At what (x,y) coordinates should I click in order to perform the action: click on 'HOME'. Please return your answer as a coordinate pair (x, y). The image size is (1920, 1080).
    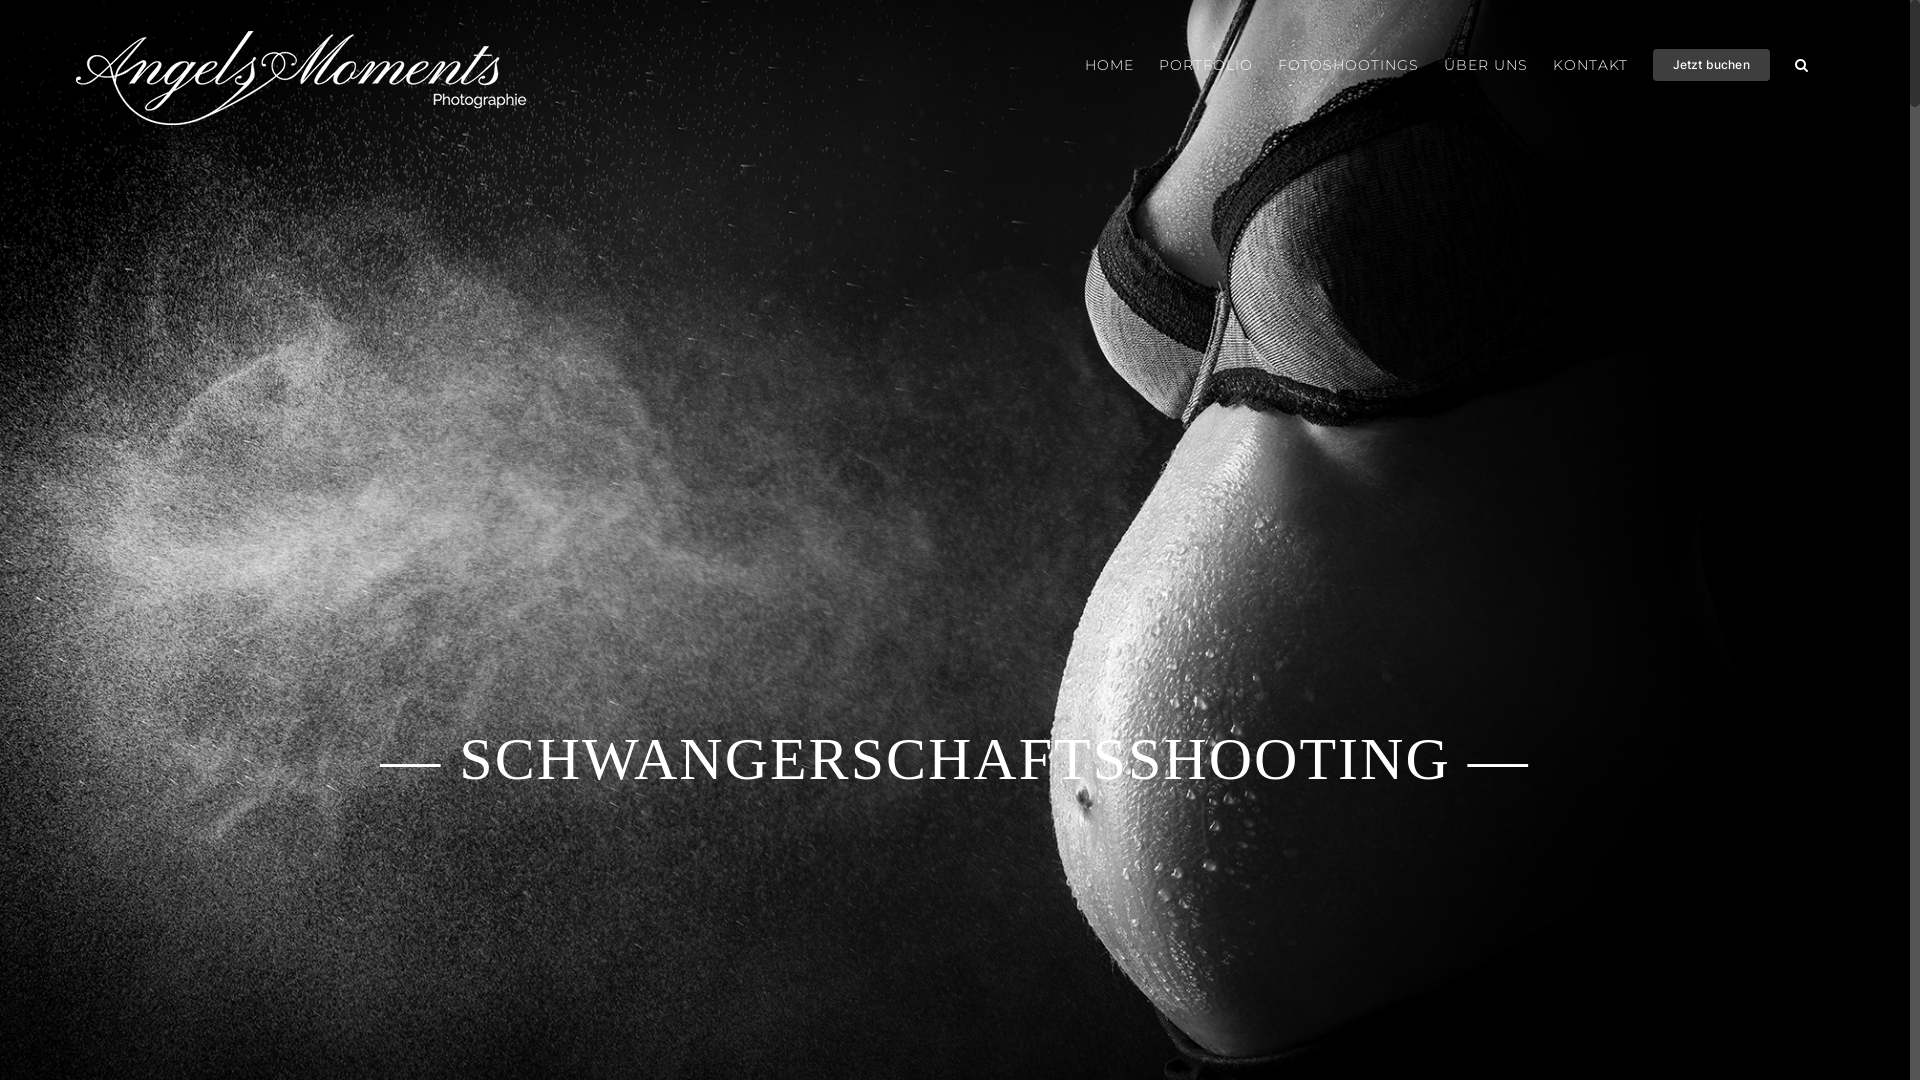
    Looking at the image, I should click on (1108, 64).